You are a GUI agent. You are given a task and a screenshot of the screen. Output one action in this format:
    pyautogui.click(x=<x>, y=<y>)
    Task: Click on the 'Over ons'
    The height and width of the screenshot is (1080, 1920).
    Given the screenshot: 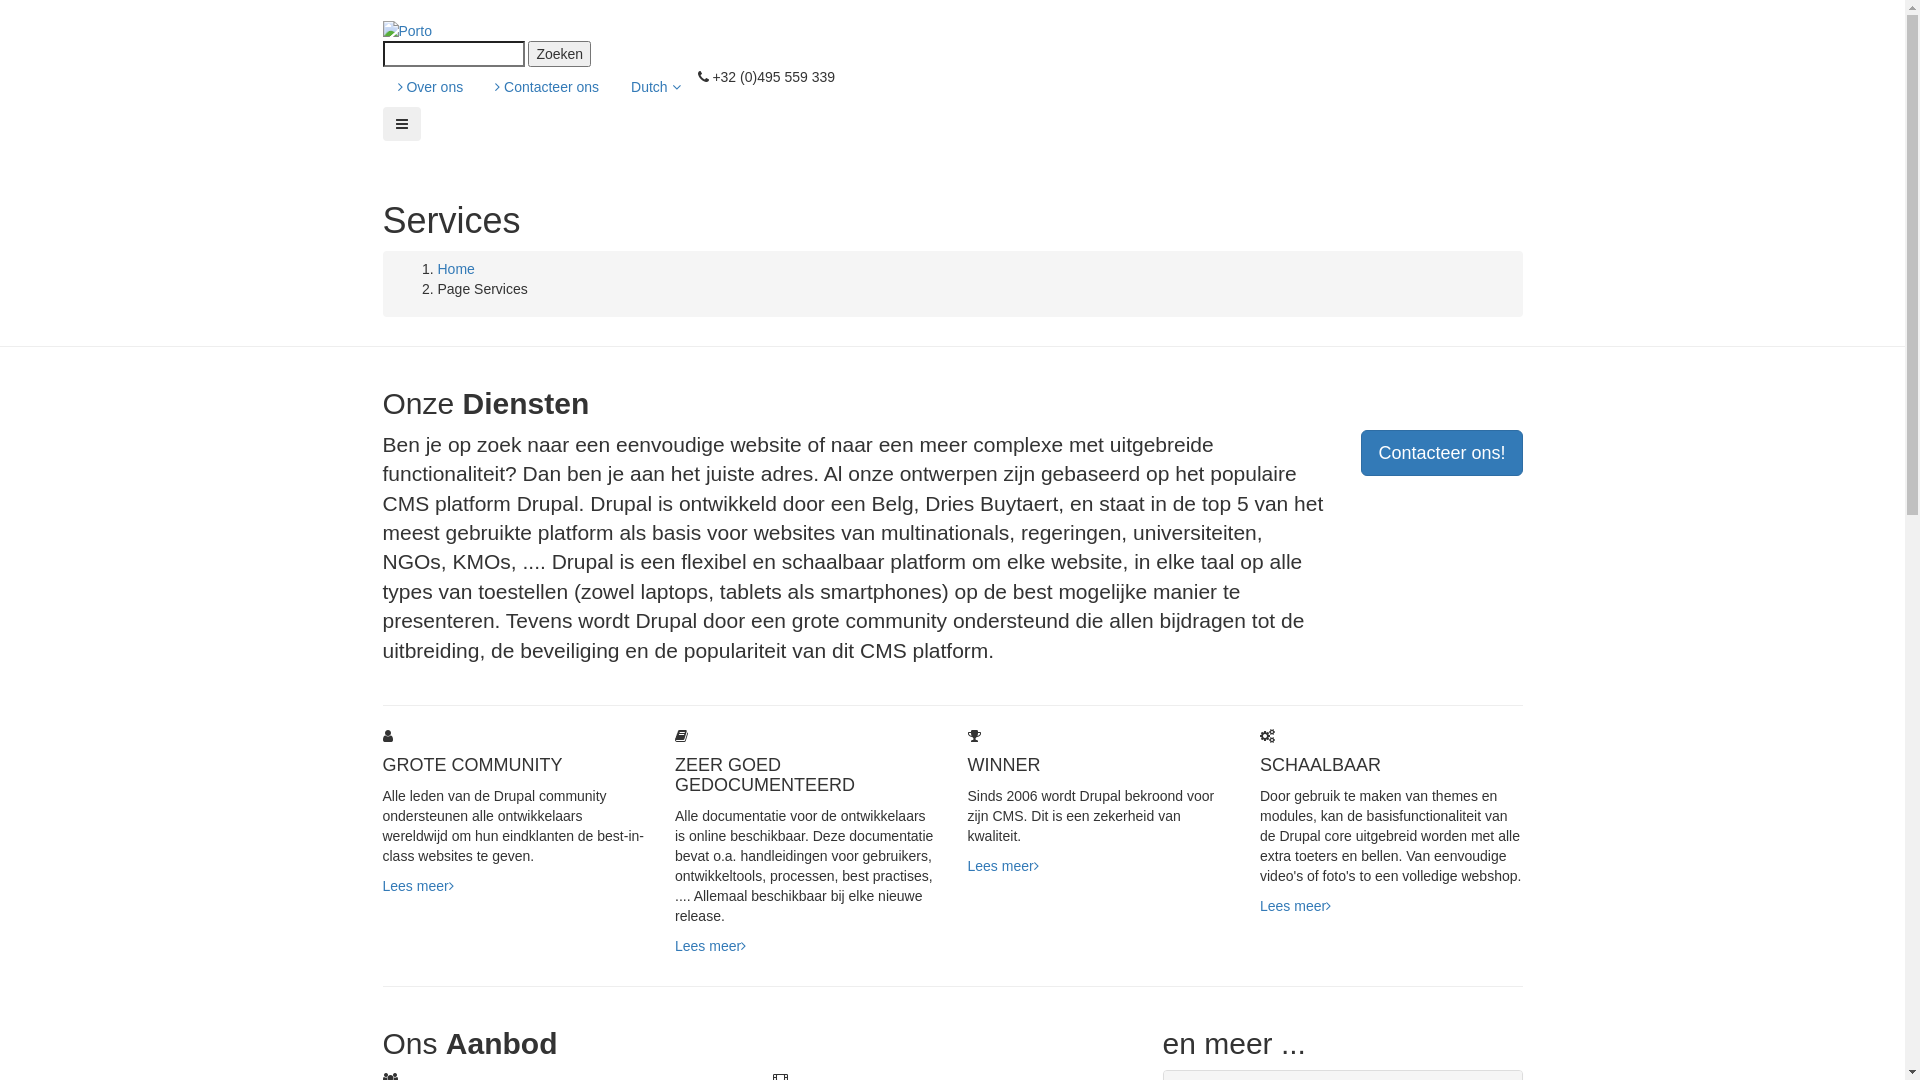 What is the action you would take?
    pyautogui.click(x=429, y=86)
    